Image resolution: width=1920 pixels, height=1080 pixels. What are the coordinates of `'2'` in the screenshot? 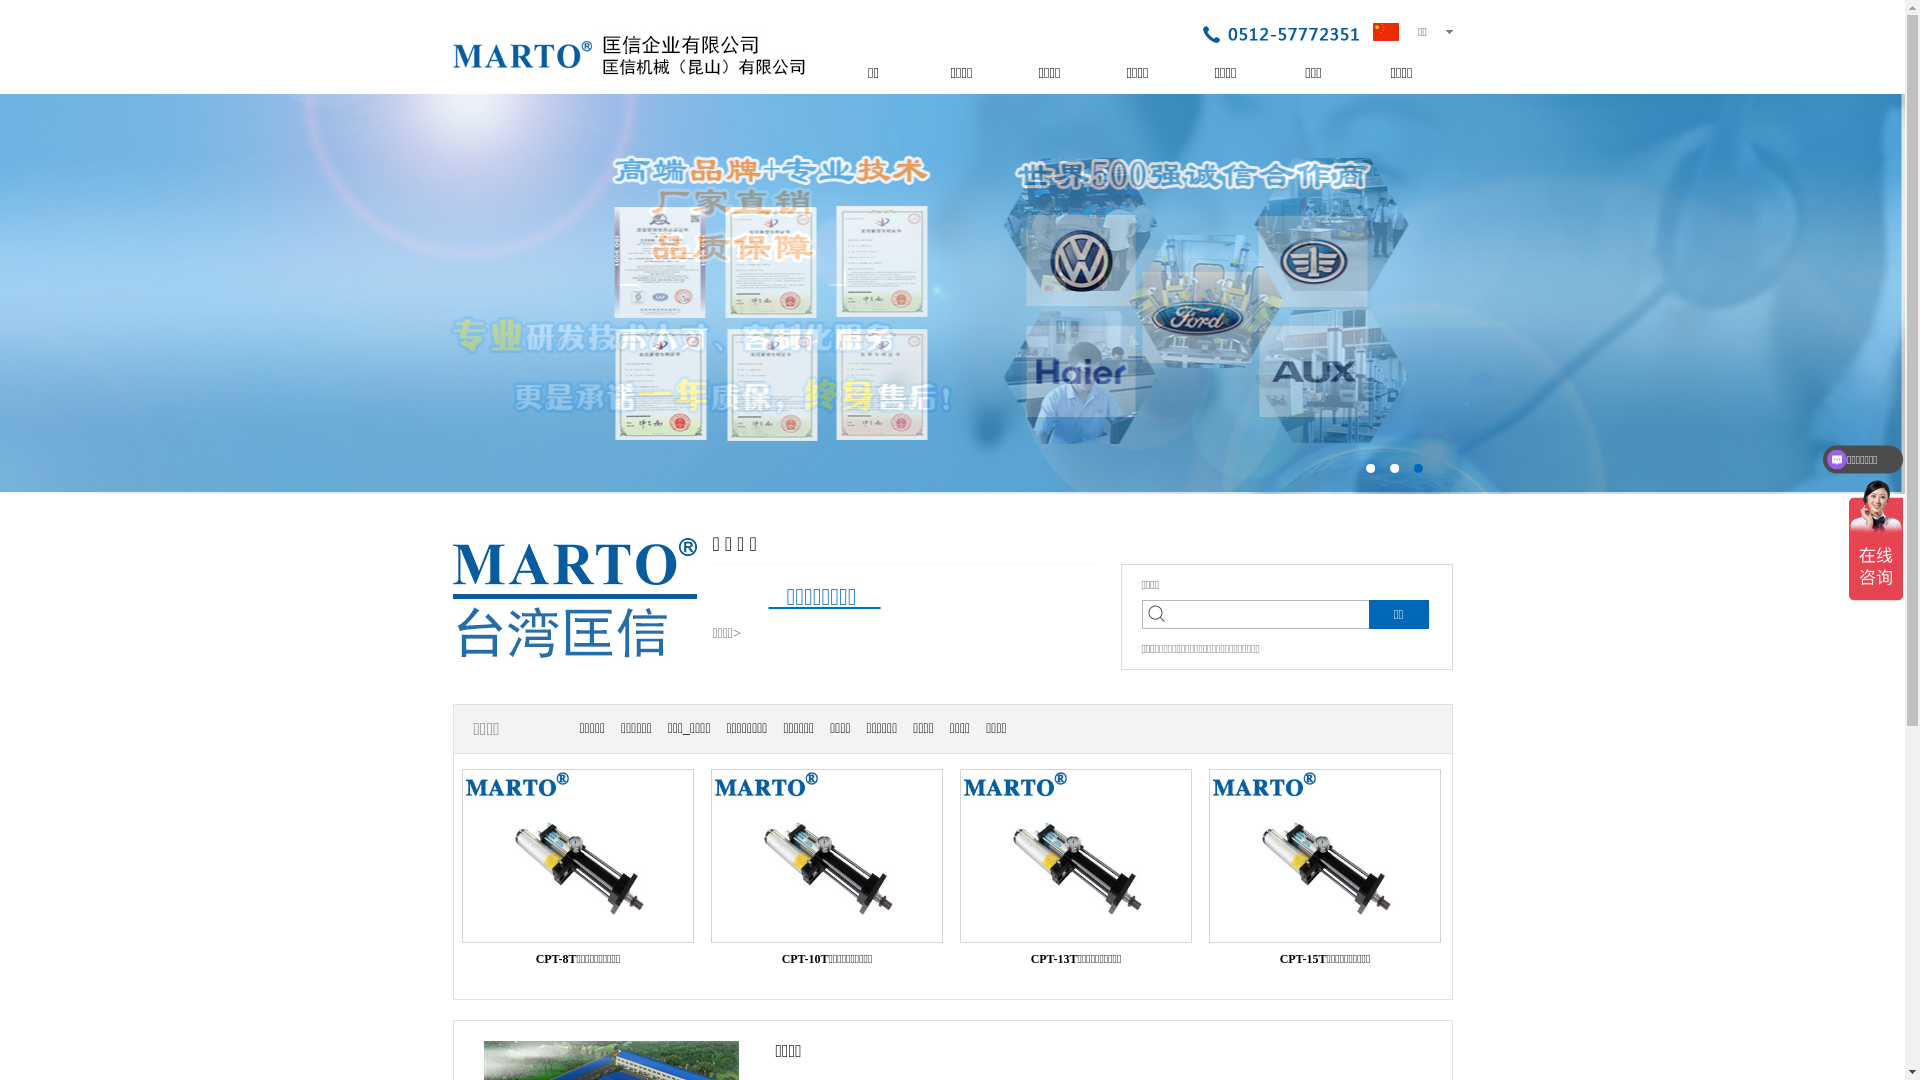 It's located at (1389, 468).